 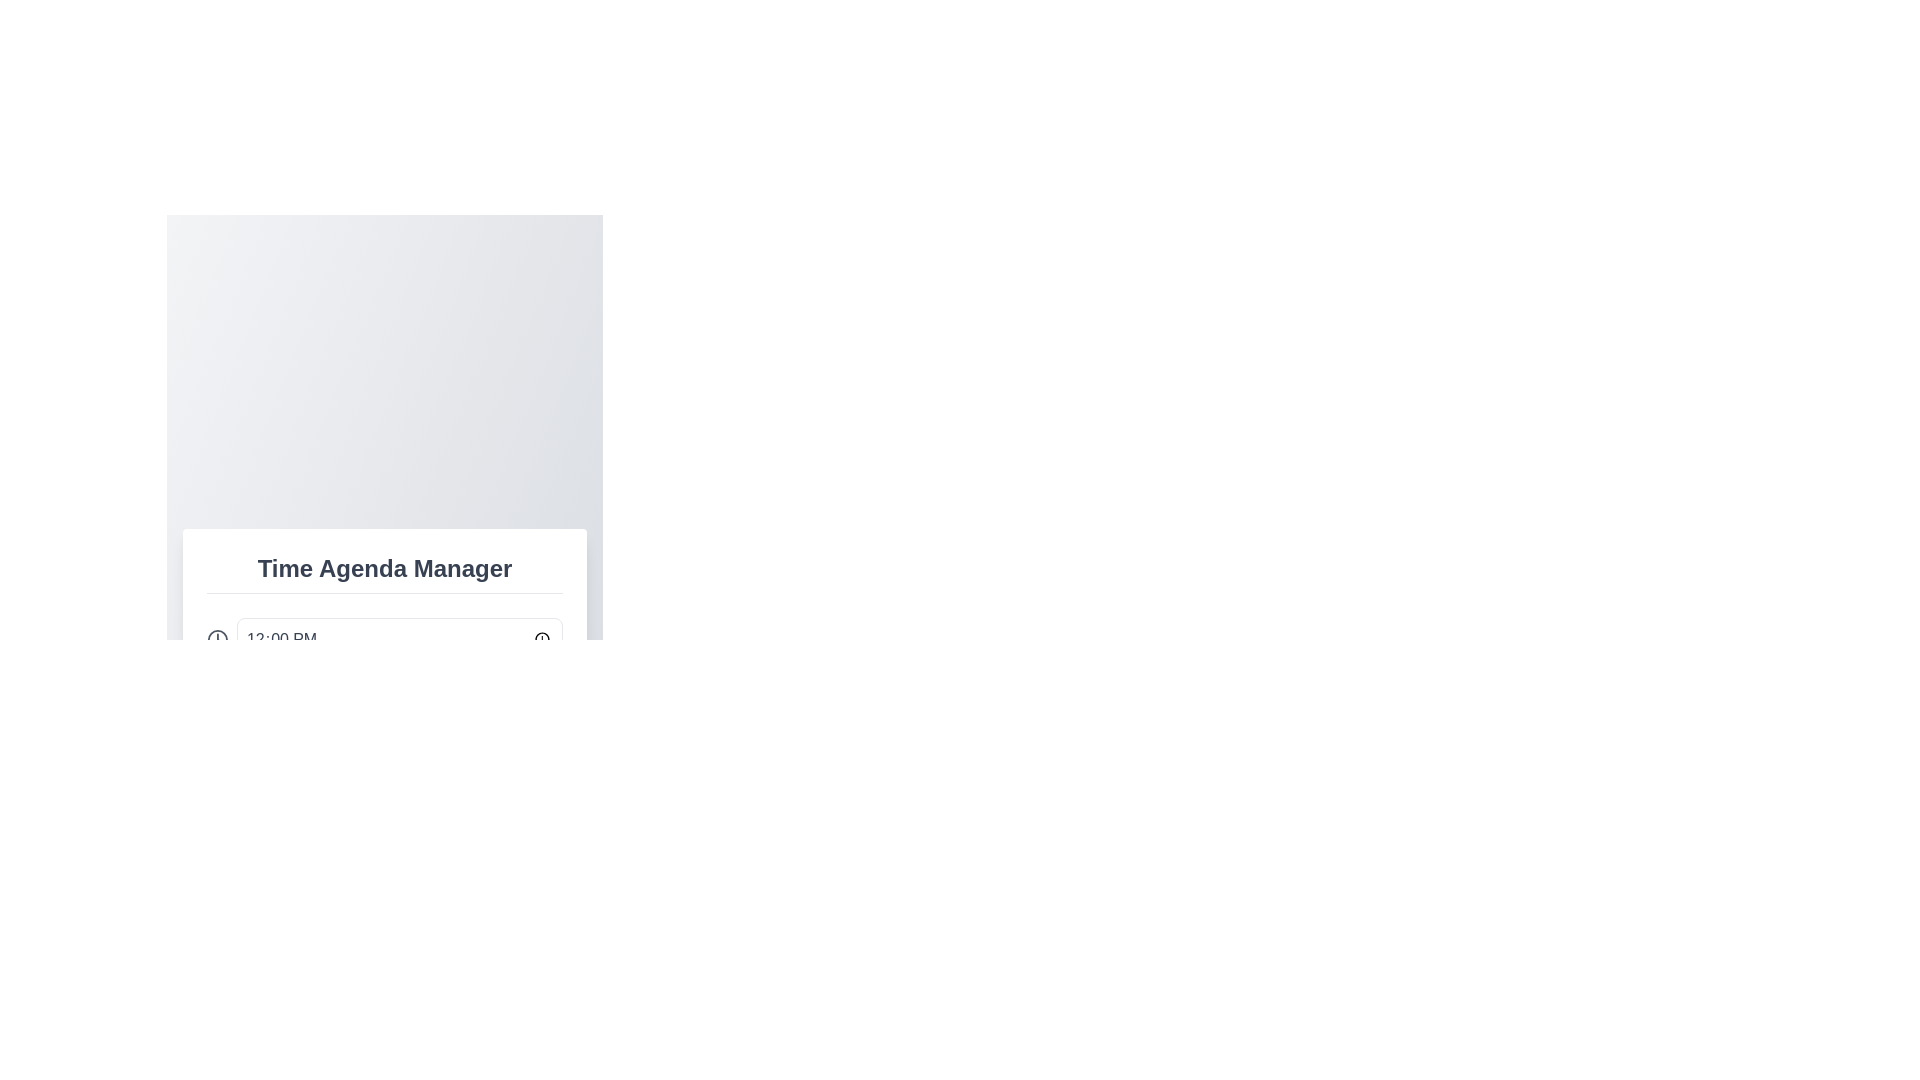 I want to click on the SVG circle element that is part of the clock icon within the 'Time Agenda Manager' UI section, so click(x=217, y=639).